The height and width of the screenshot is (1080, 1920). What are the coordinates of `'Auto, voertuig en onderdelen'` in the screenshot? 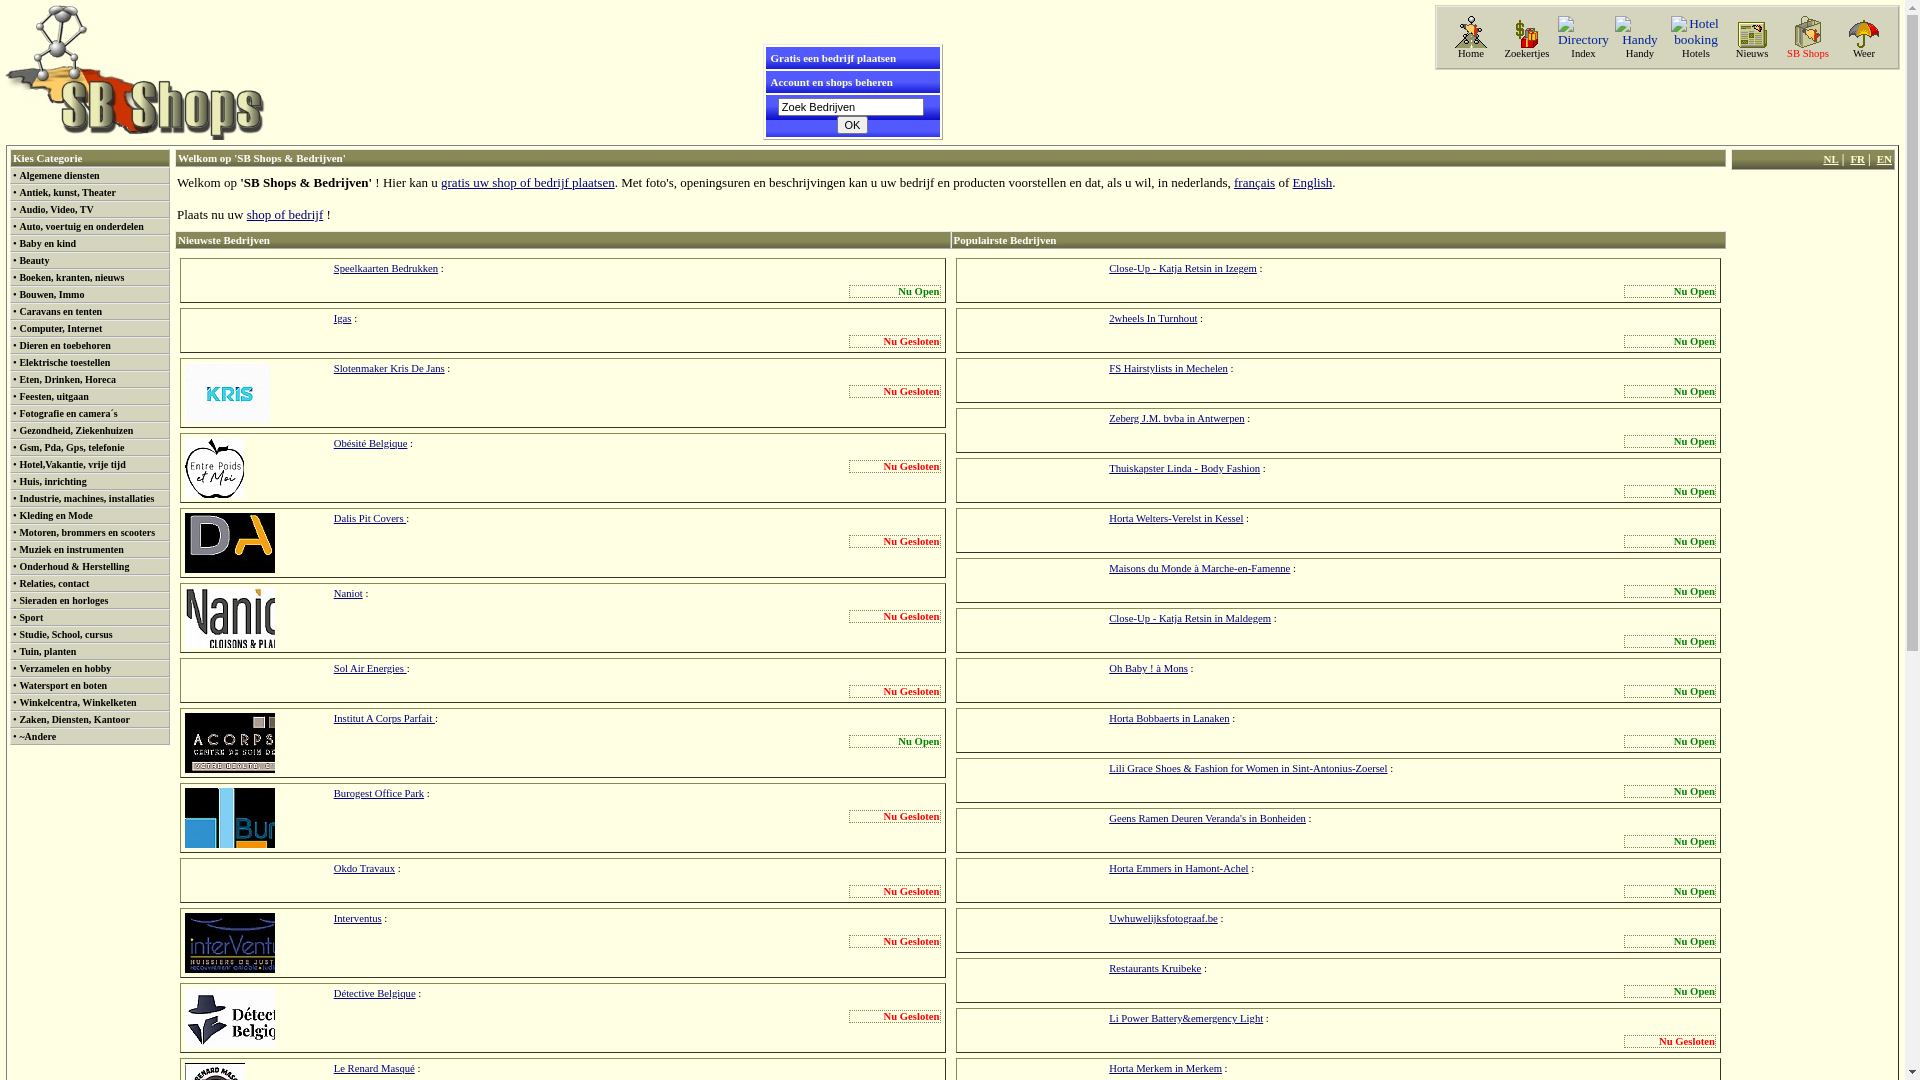 It's located at (19, 225).